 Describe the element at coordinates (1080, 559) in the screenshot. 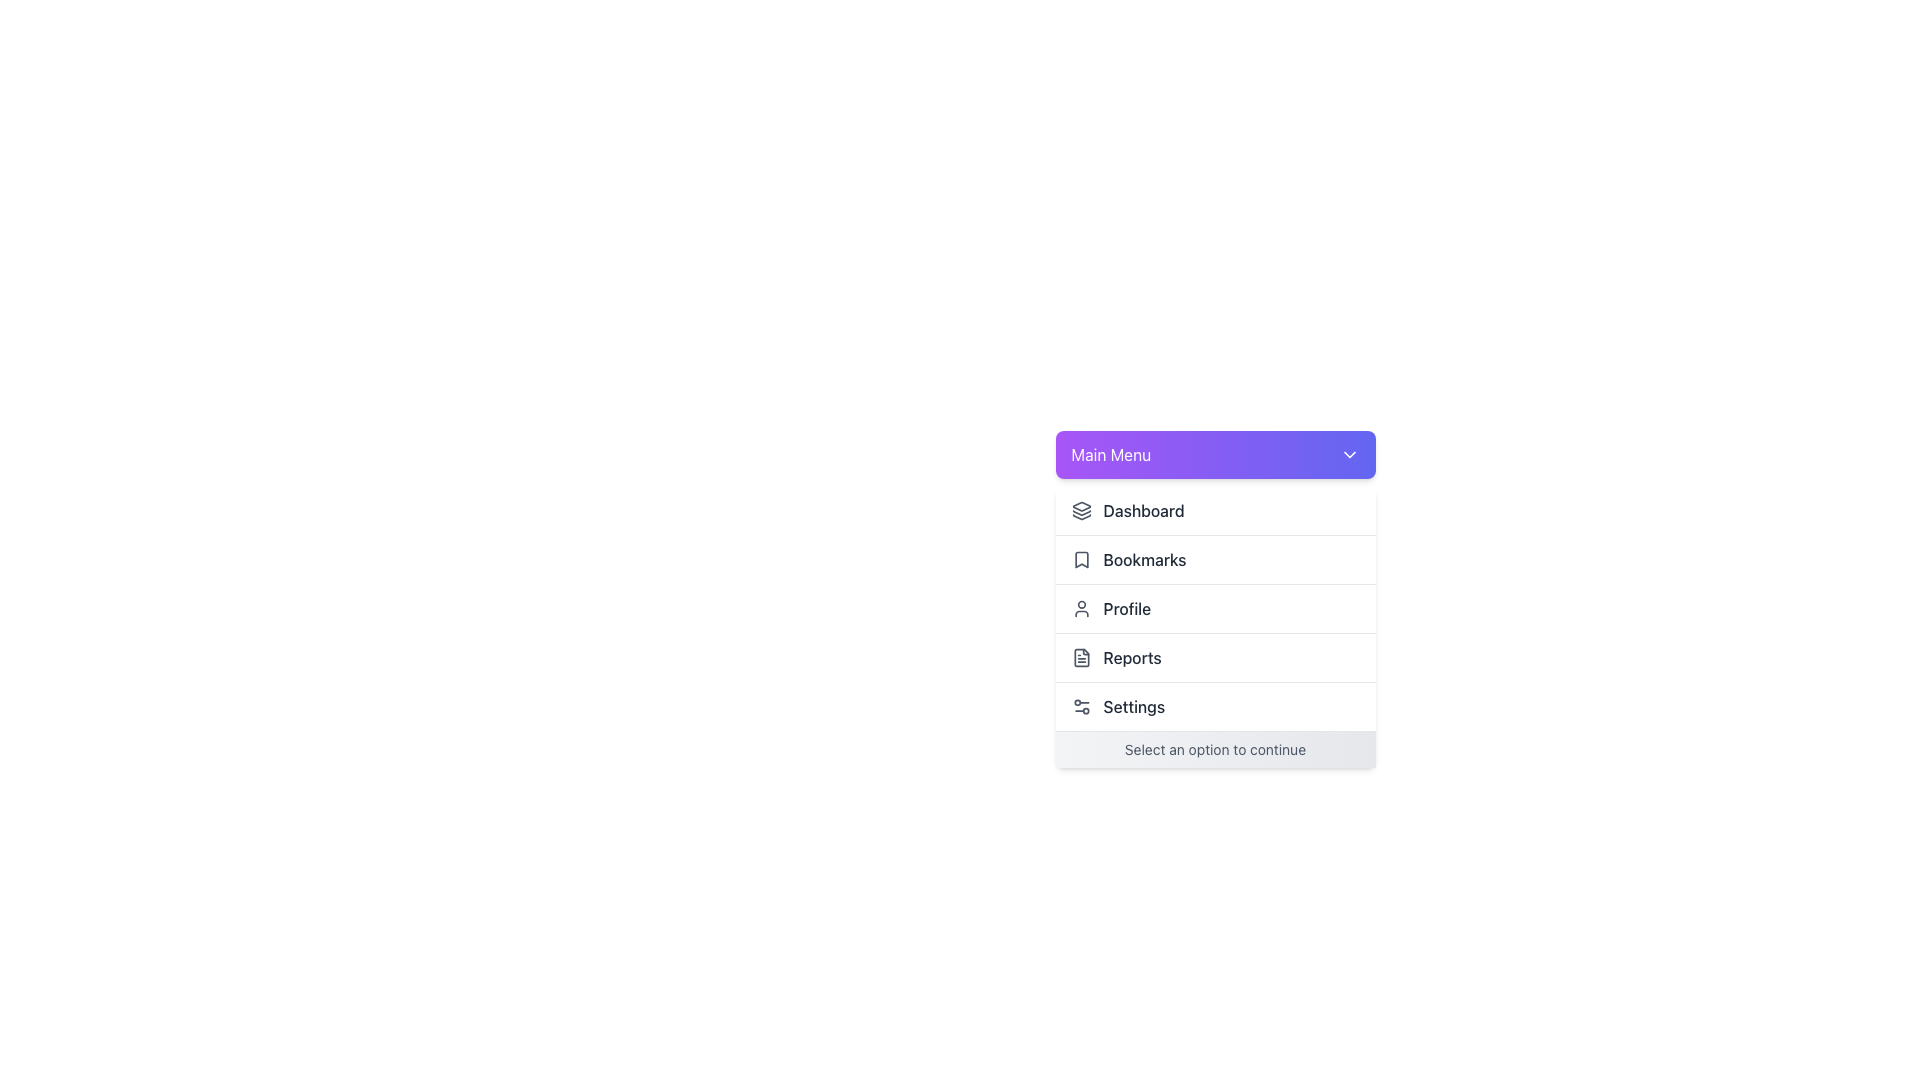

I see `the 'Bookmarks' icon in the menu, which visually represents the bookmarks feature for quick recognition by users` at that location.